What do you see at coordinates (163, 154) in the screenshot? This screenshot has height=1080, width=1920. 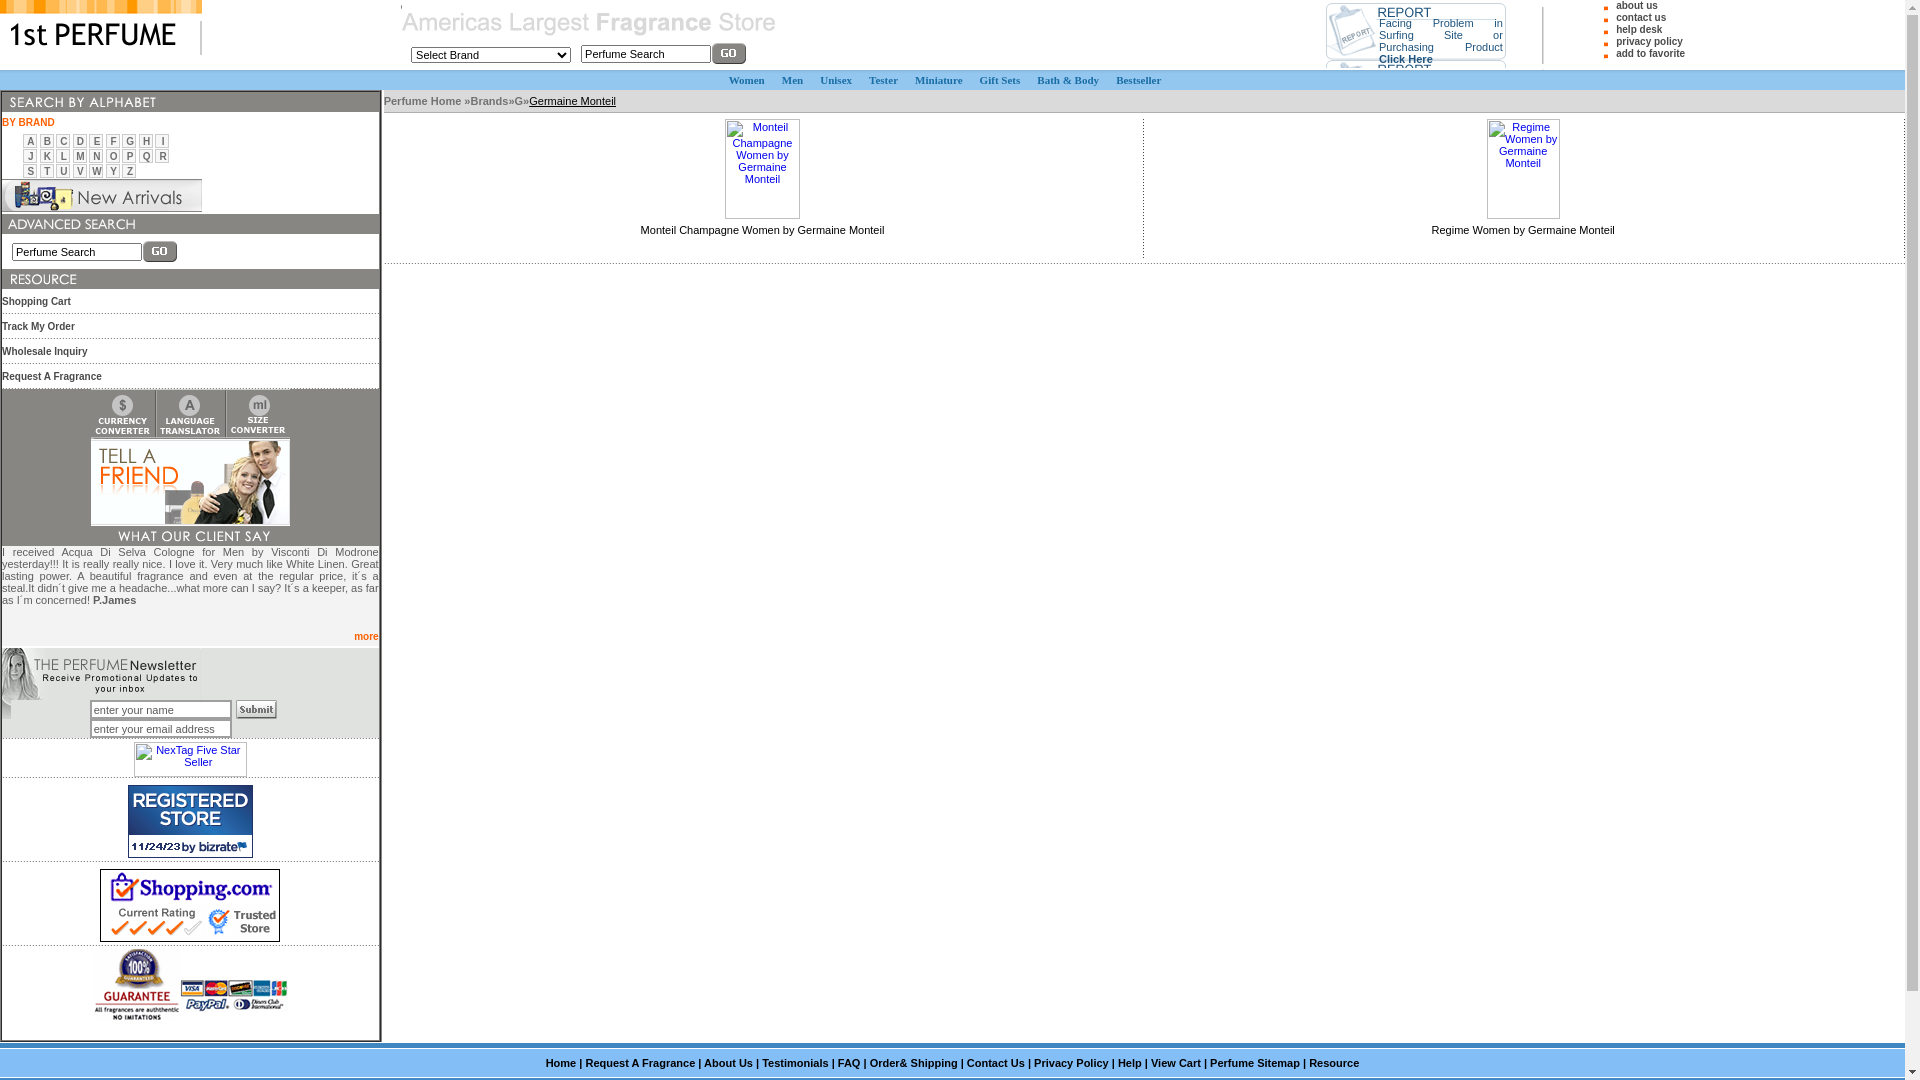 I see `'R'` at bounding box center [163, 154].